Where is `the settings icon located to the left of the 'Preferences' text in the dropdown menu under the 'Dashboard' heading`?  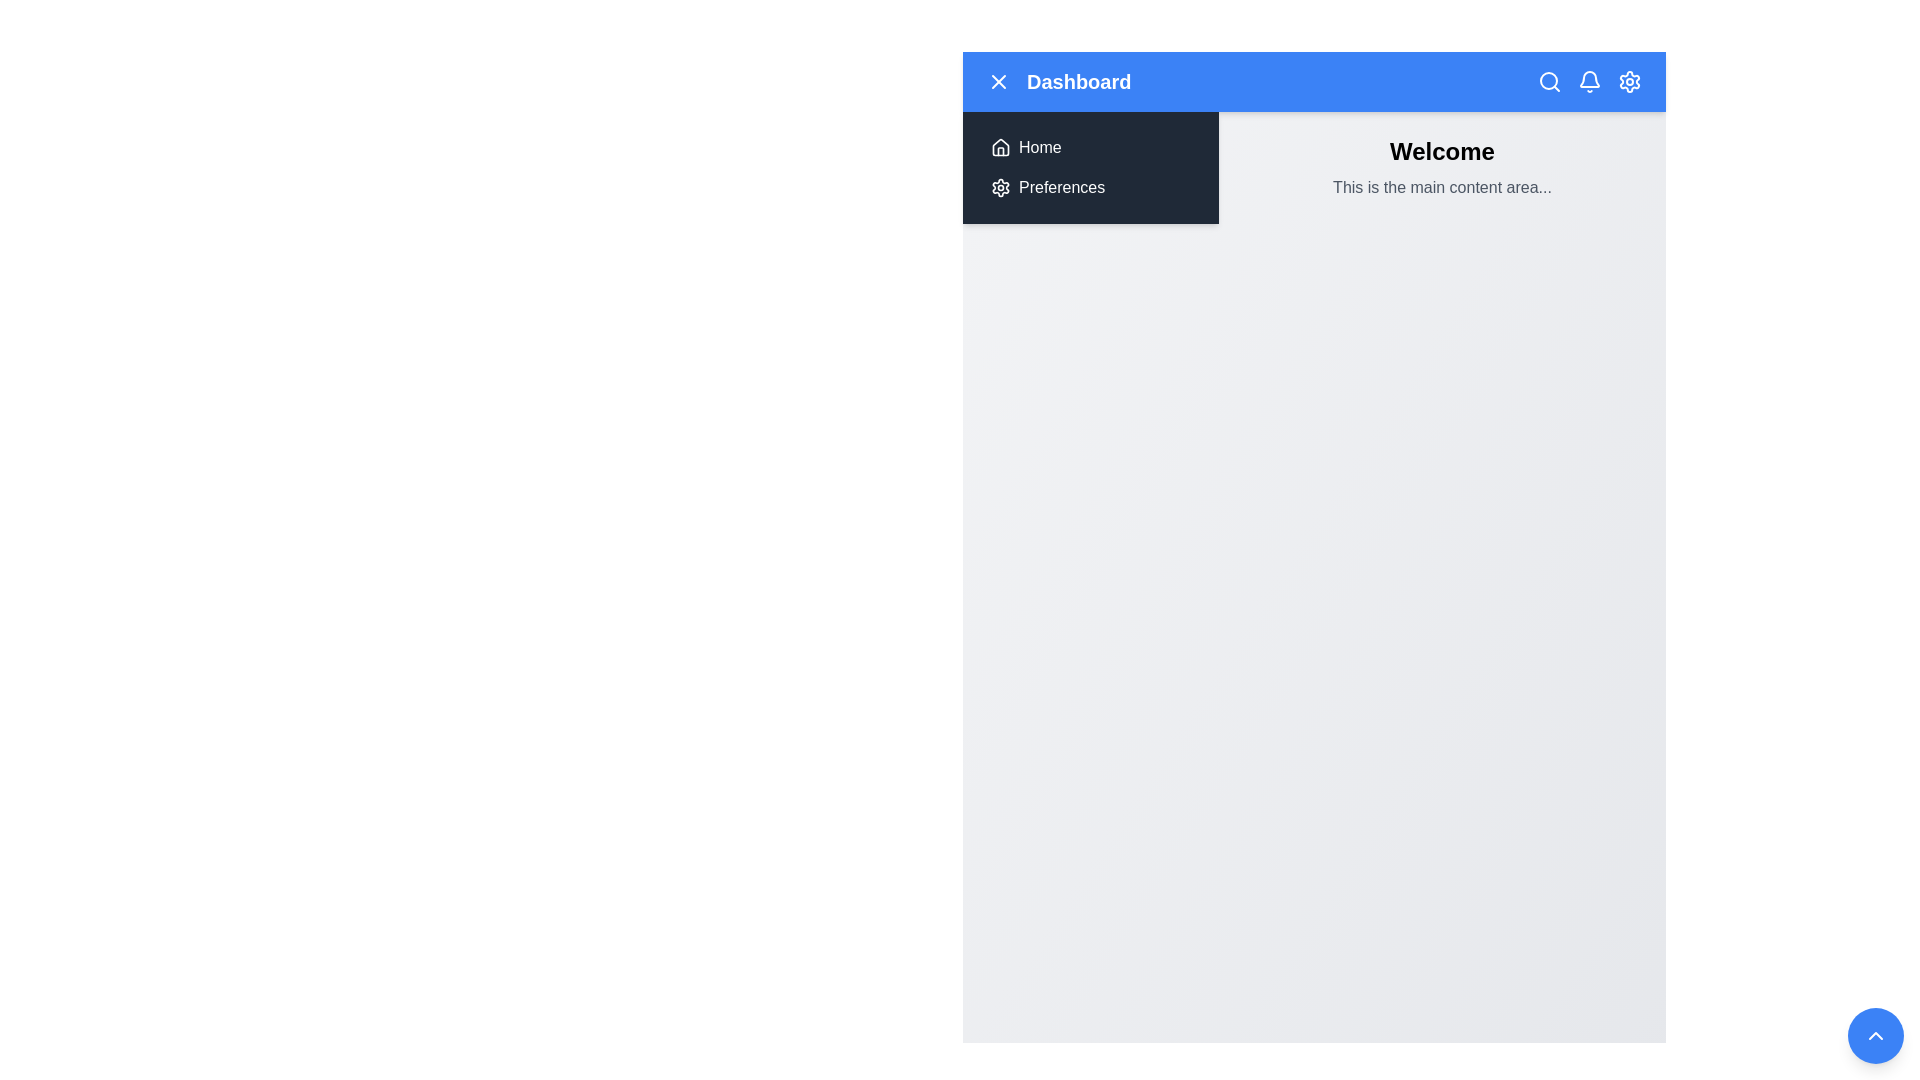 the settings icon located to the left of the 'Preferences' text in the dropdown menu under the 'Dashboard' heading is located at coordinates (1001, 188).